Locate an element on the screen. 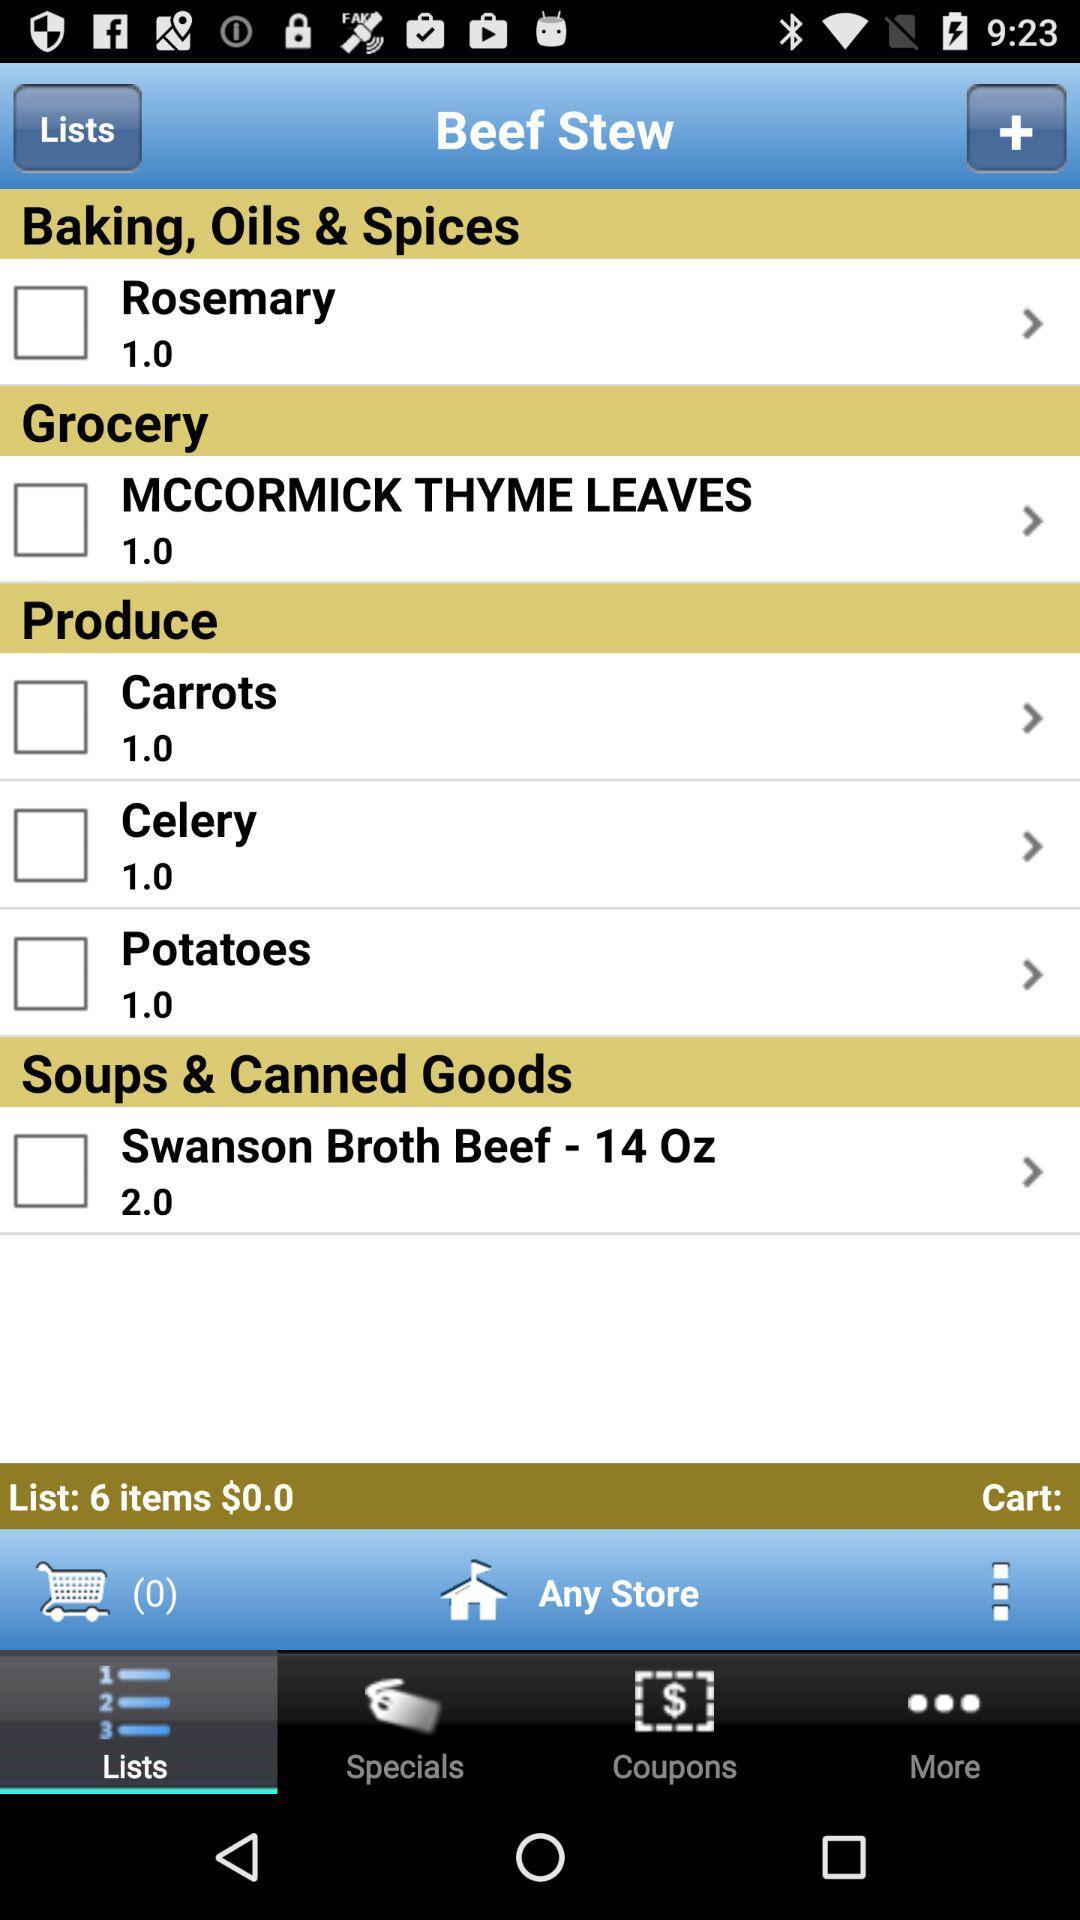 This screenshot has height=1920, width=1080. the more icon is located at coordinates (1000, 1703).